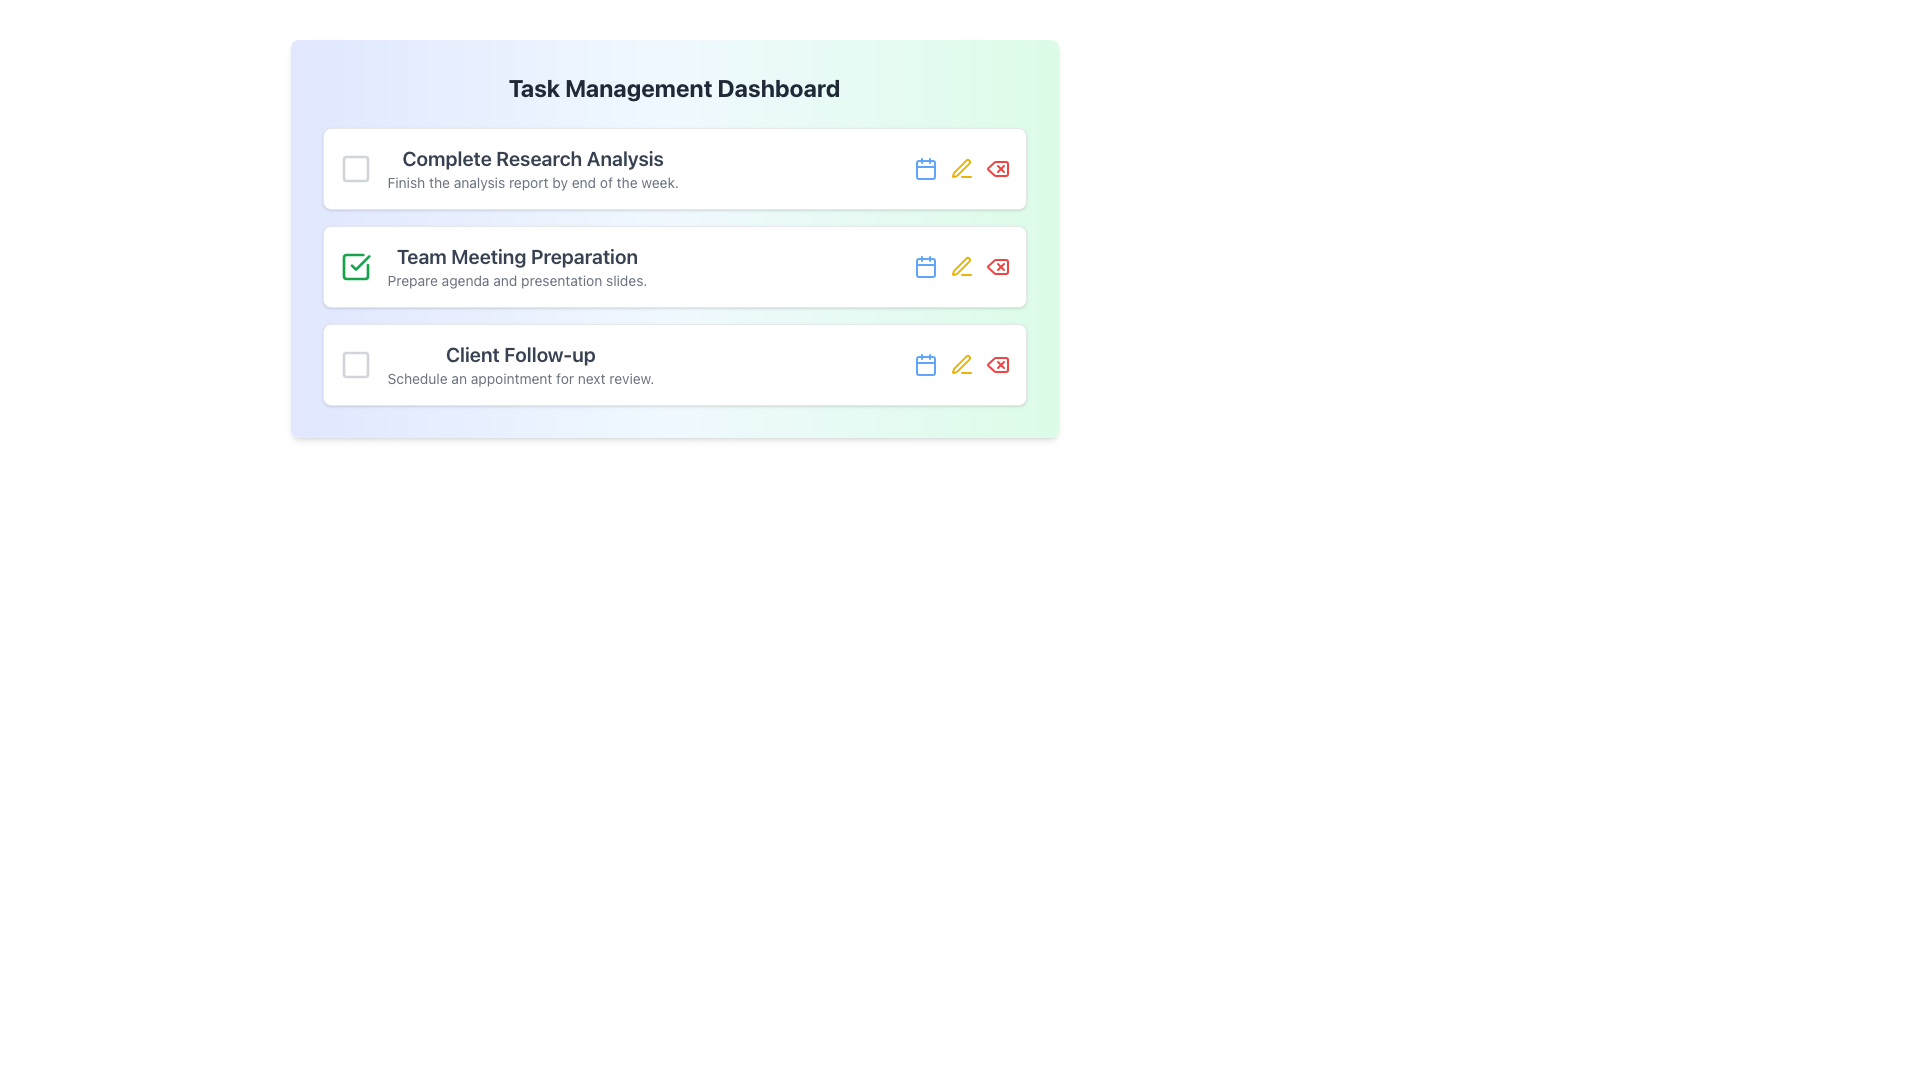 The image size is (1920, 1080). Describe the element at coordinates (520, 365) in the screenshot. I see `the text label displaying 'Client Follow-up' and 'Schedule an appointment for next review.' in the task management dashboard for additional context` at that location.